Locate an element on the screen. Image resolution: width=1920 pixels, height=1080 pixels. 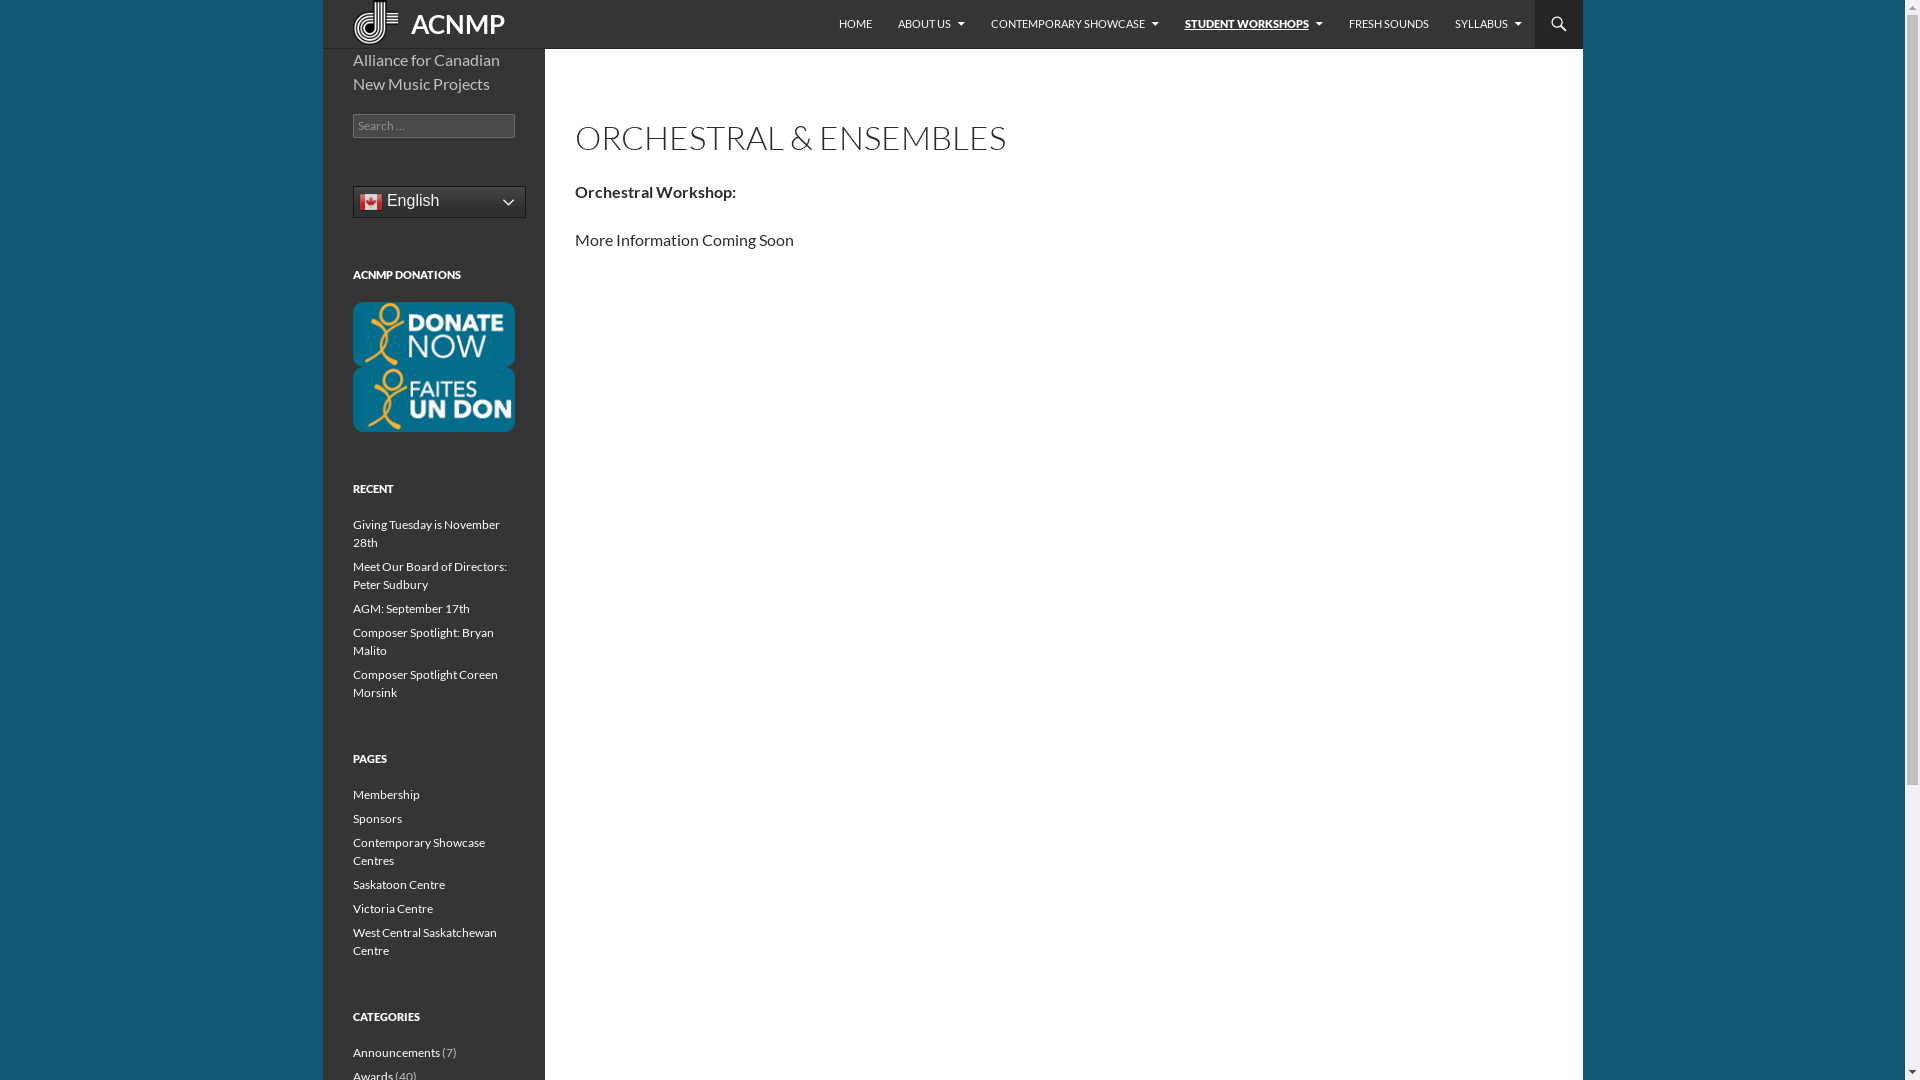
'West Central Saskatchewan Centre' is located at coordinates (422, 941).